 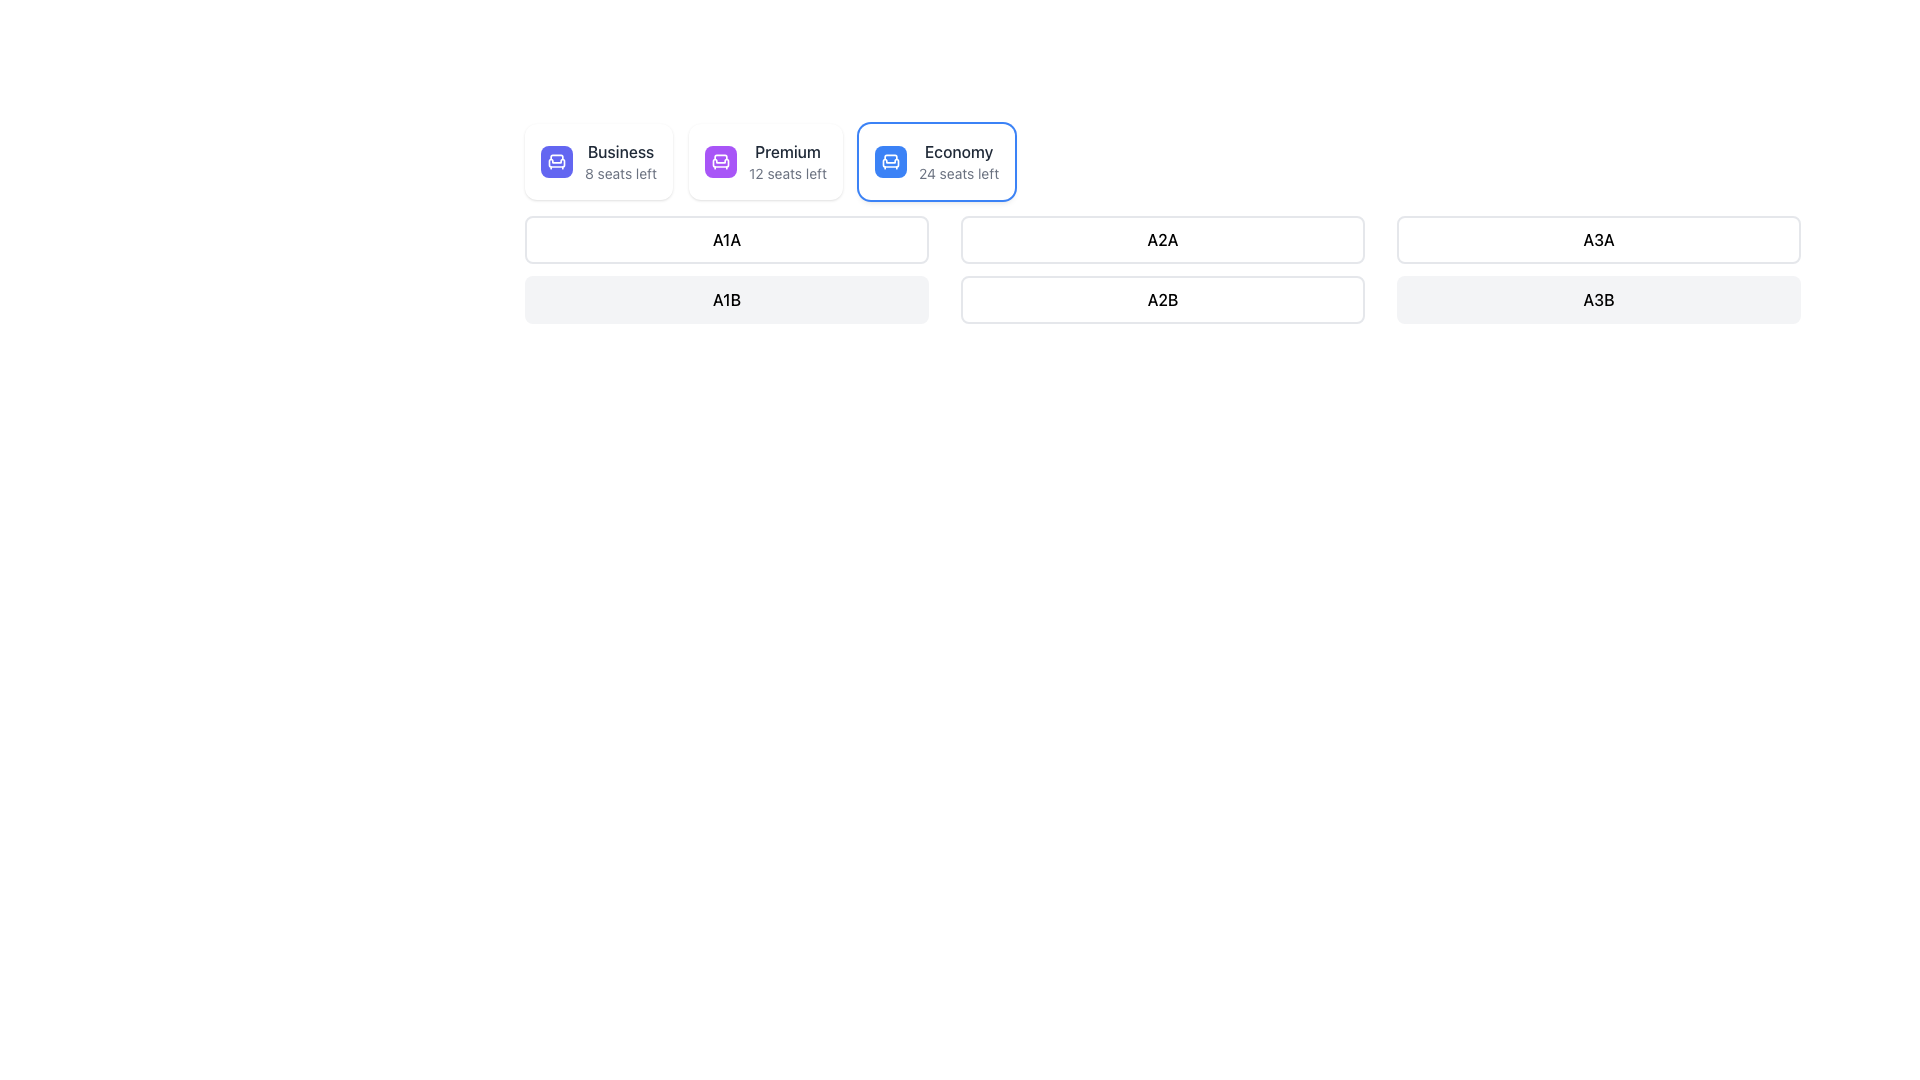 I want to click on the Text label indicating available seats in the Business category, which is positioned second from the left between a purple 'Premium' option and a blue 'Economy' option, so click(x=619, y=161).